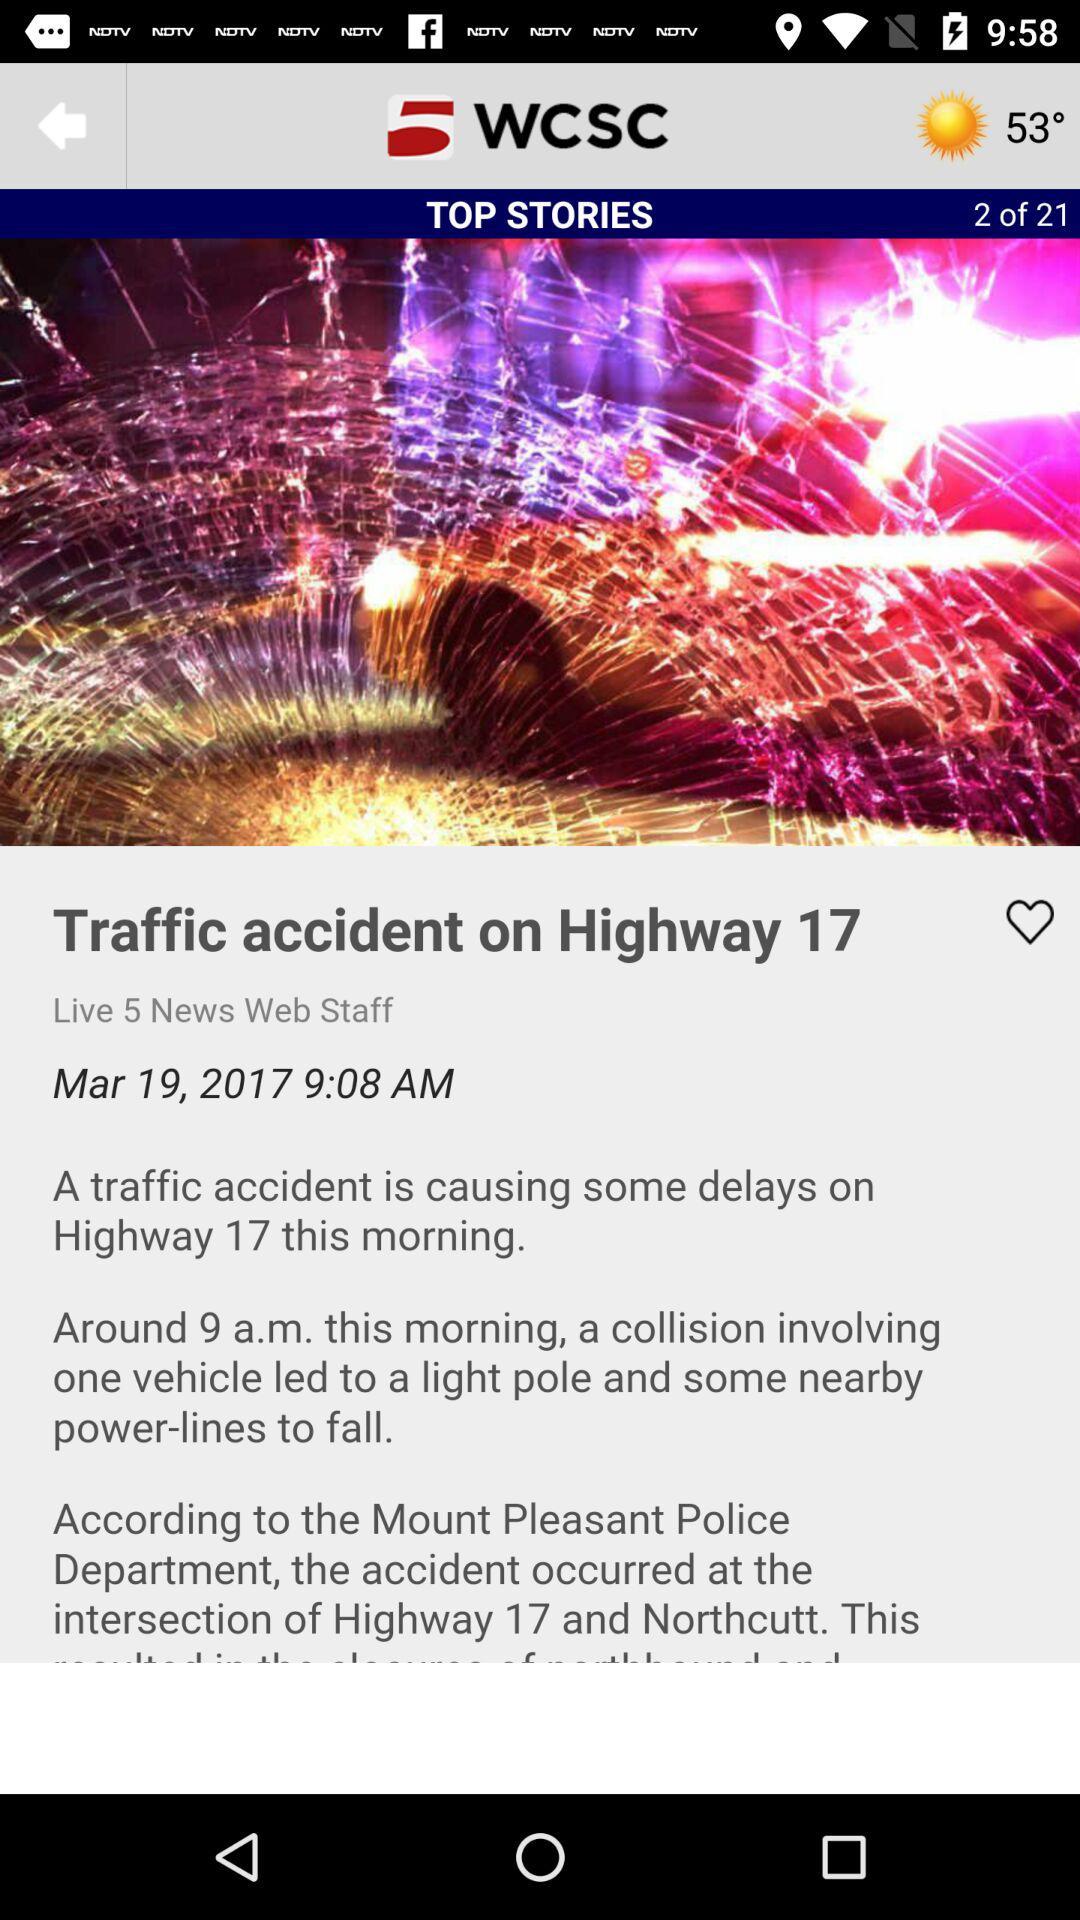 This screenshot has height=1920, width=1080. I want to click on the arrow_backward icon, so click(61, 124).